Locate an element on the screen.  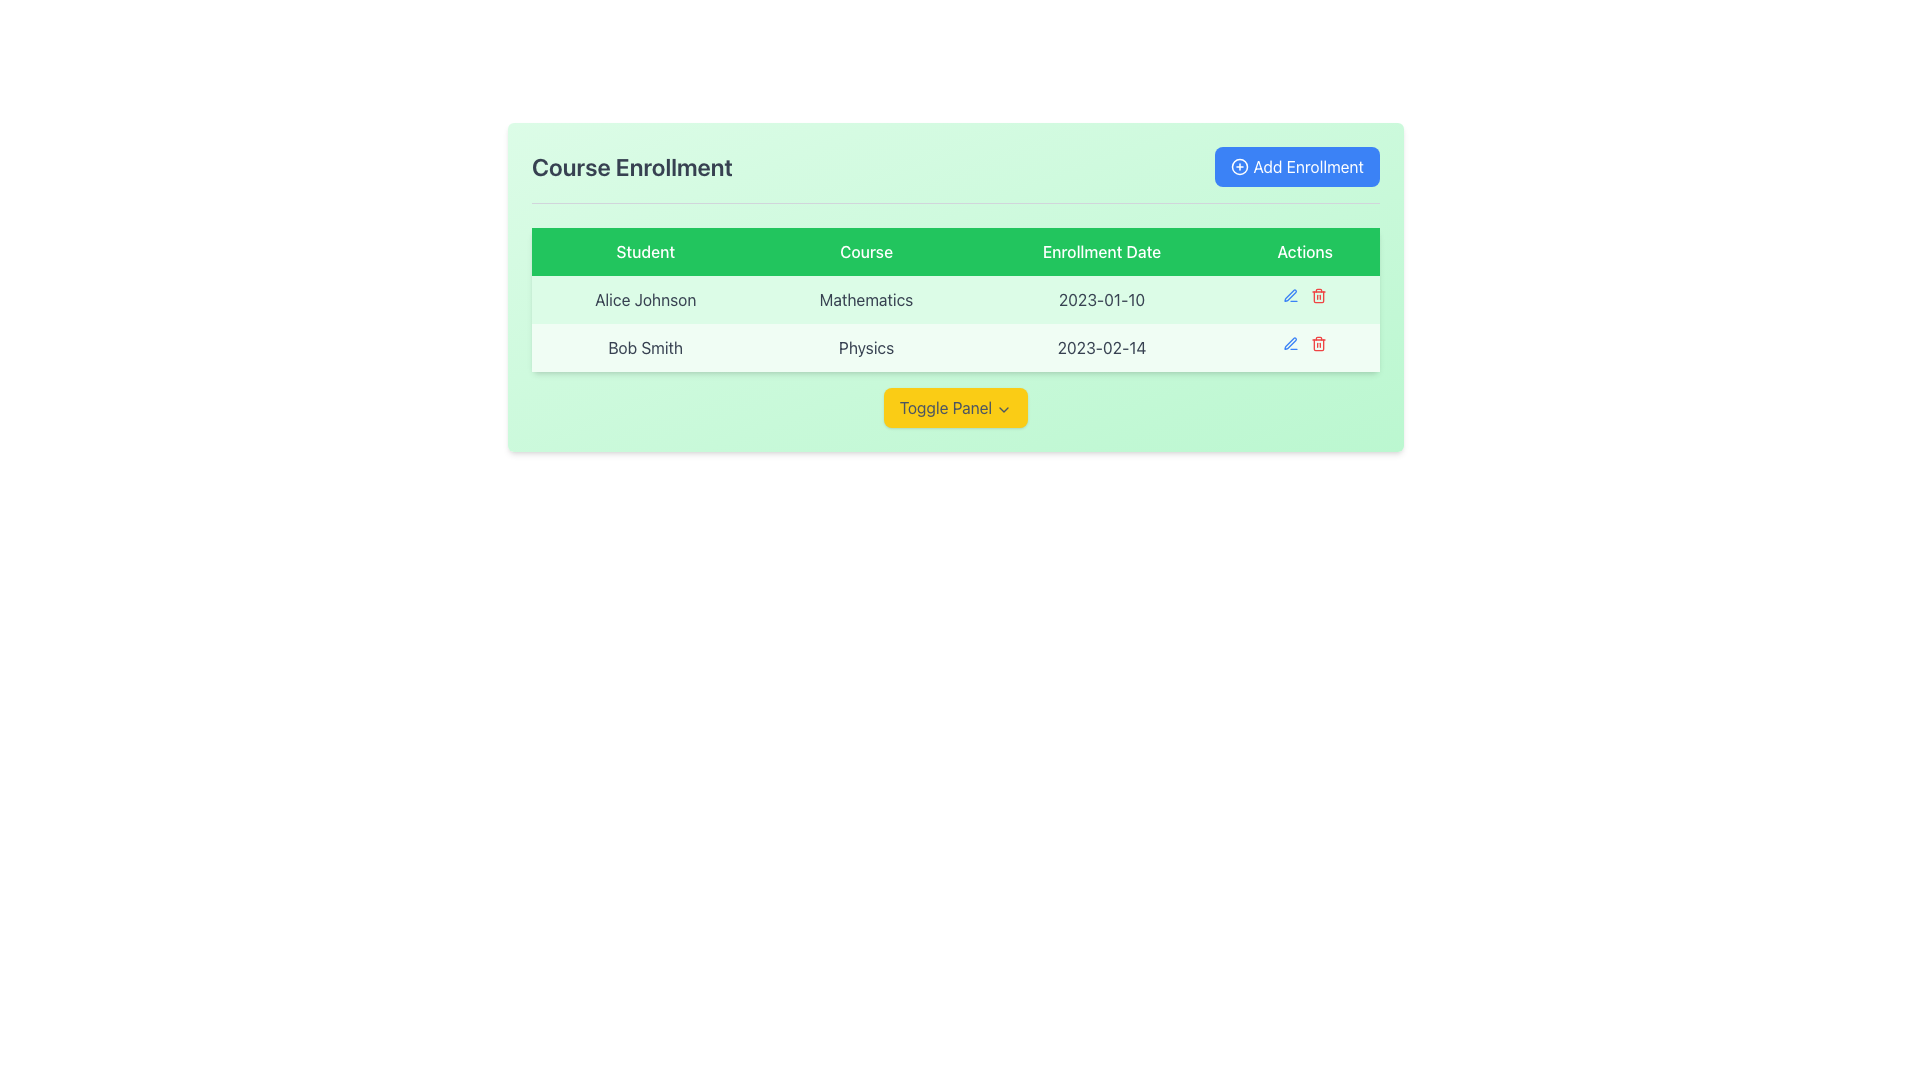
the column header labeled 'Enrollment Dates', which is the third label in a horizontal list of four labels in the table header is located at coordinates (1101, 250).